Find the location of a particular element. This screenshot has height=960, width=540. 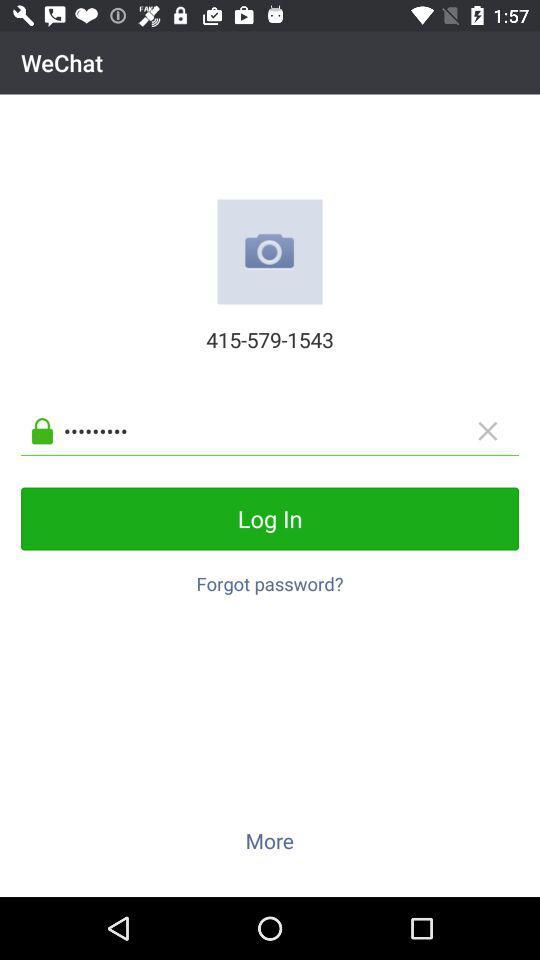

button below the log in item is located at coordinates (270, 578).